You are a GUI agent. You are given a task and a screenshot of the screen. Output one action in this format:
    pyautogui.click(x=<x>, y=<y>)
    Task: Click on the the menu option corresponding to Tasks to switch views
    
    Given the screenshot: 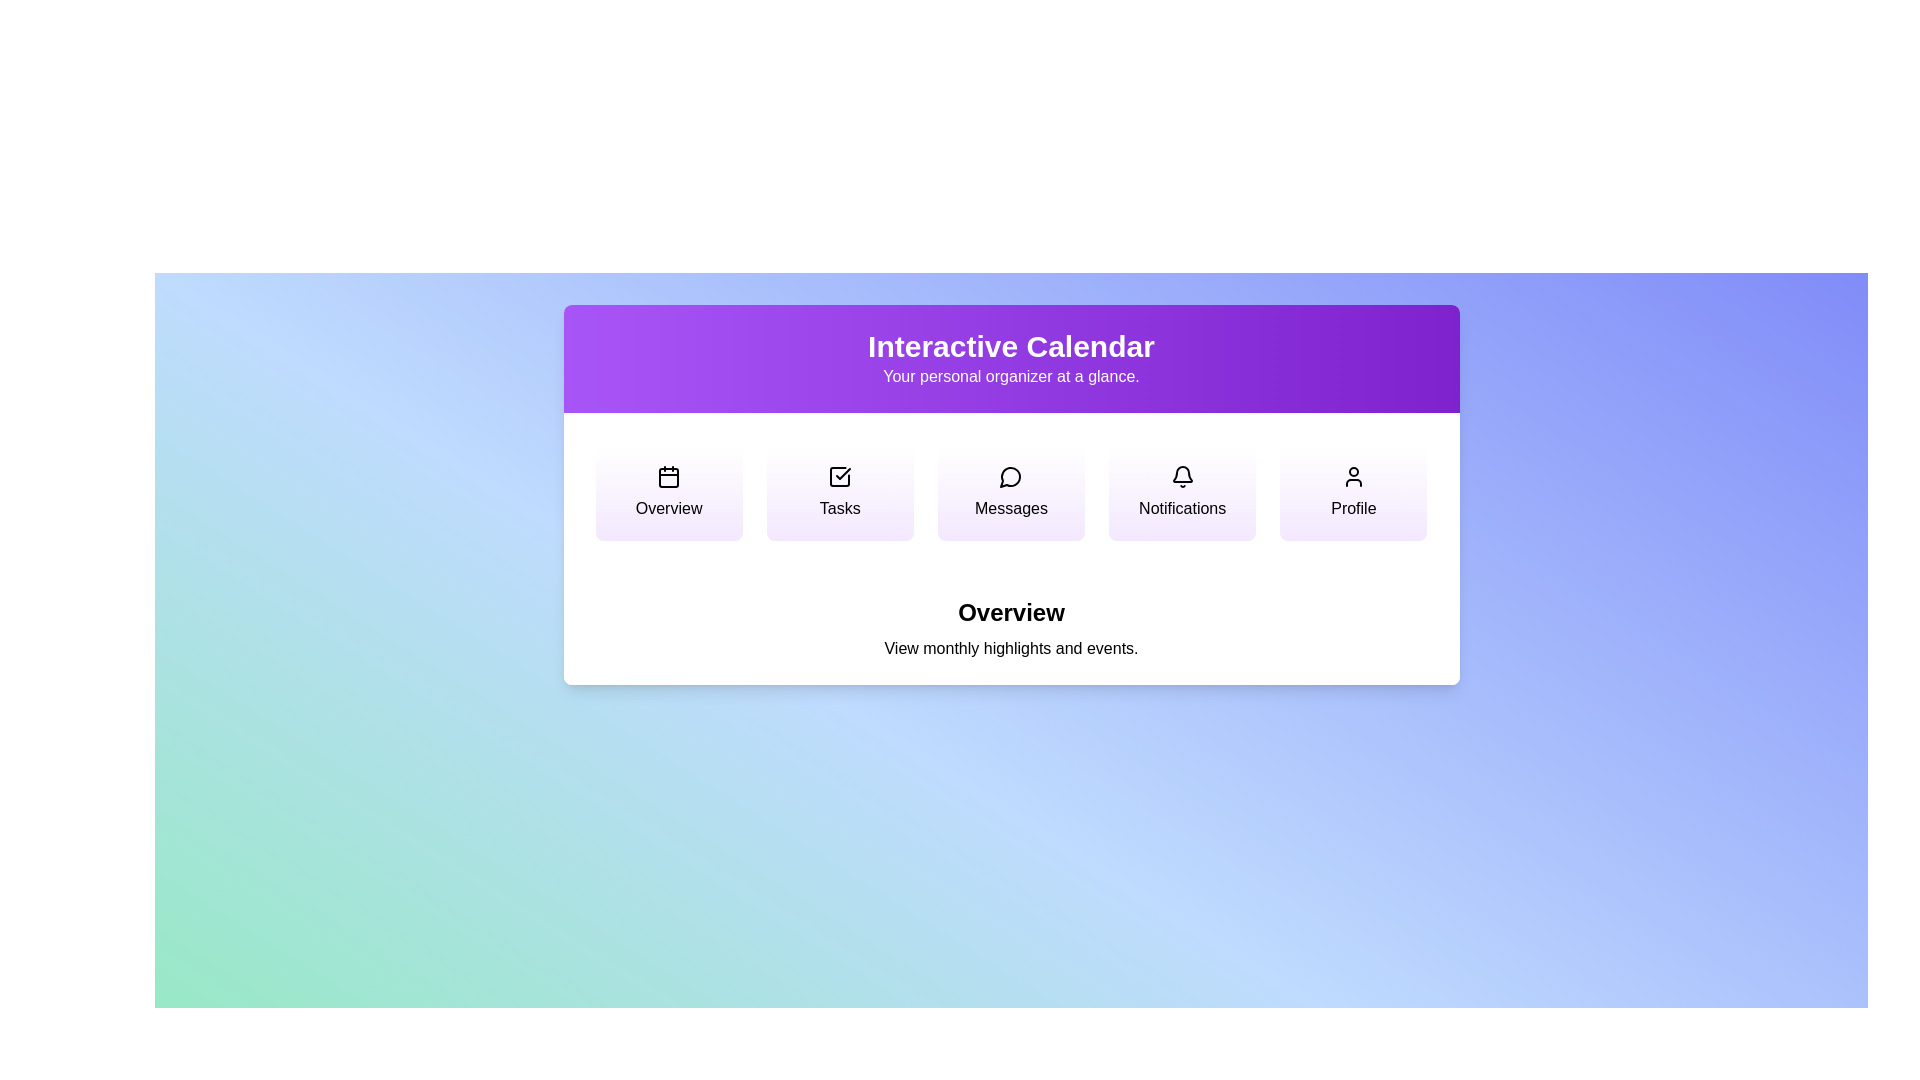 What is the action you would take?
    pyautogui.click(x=840, y=493)
    